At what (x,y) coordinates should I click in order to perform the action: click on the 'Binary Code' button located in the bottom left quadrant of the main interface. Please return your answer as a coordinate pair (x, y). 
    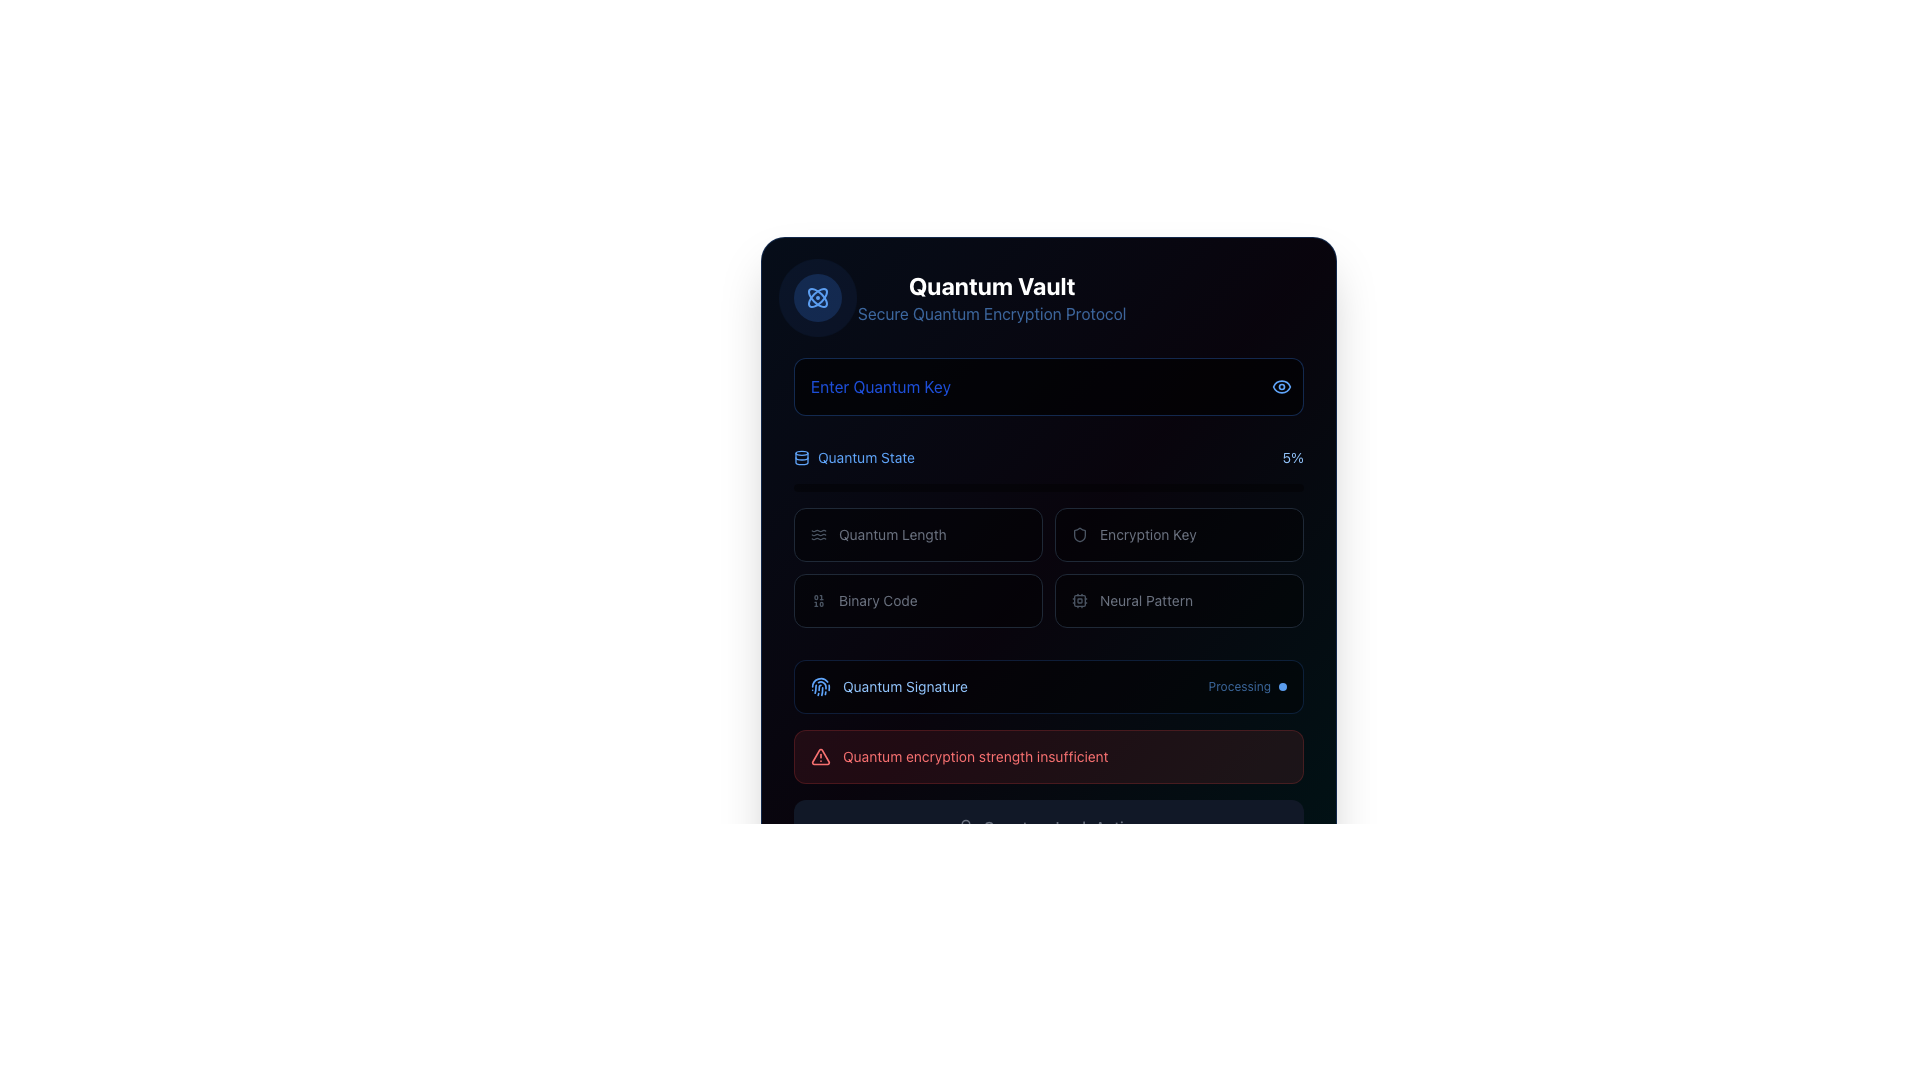
    Looking at the image, I should click on (878, 600).